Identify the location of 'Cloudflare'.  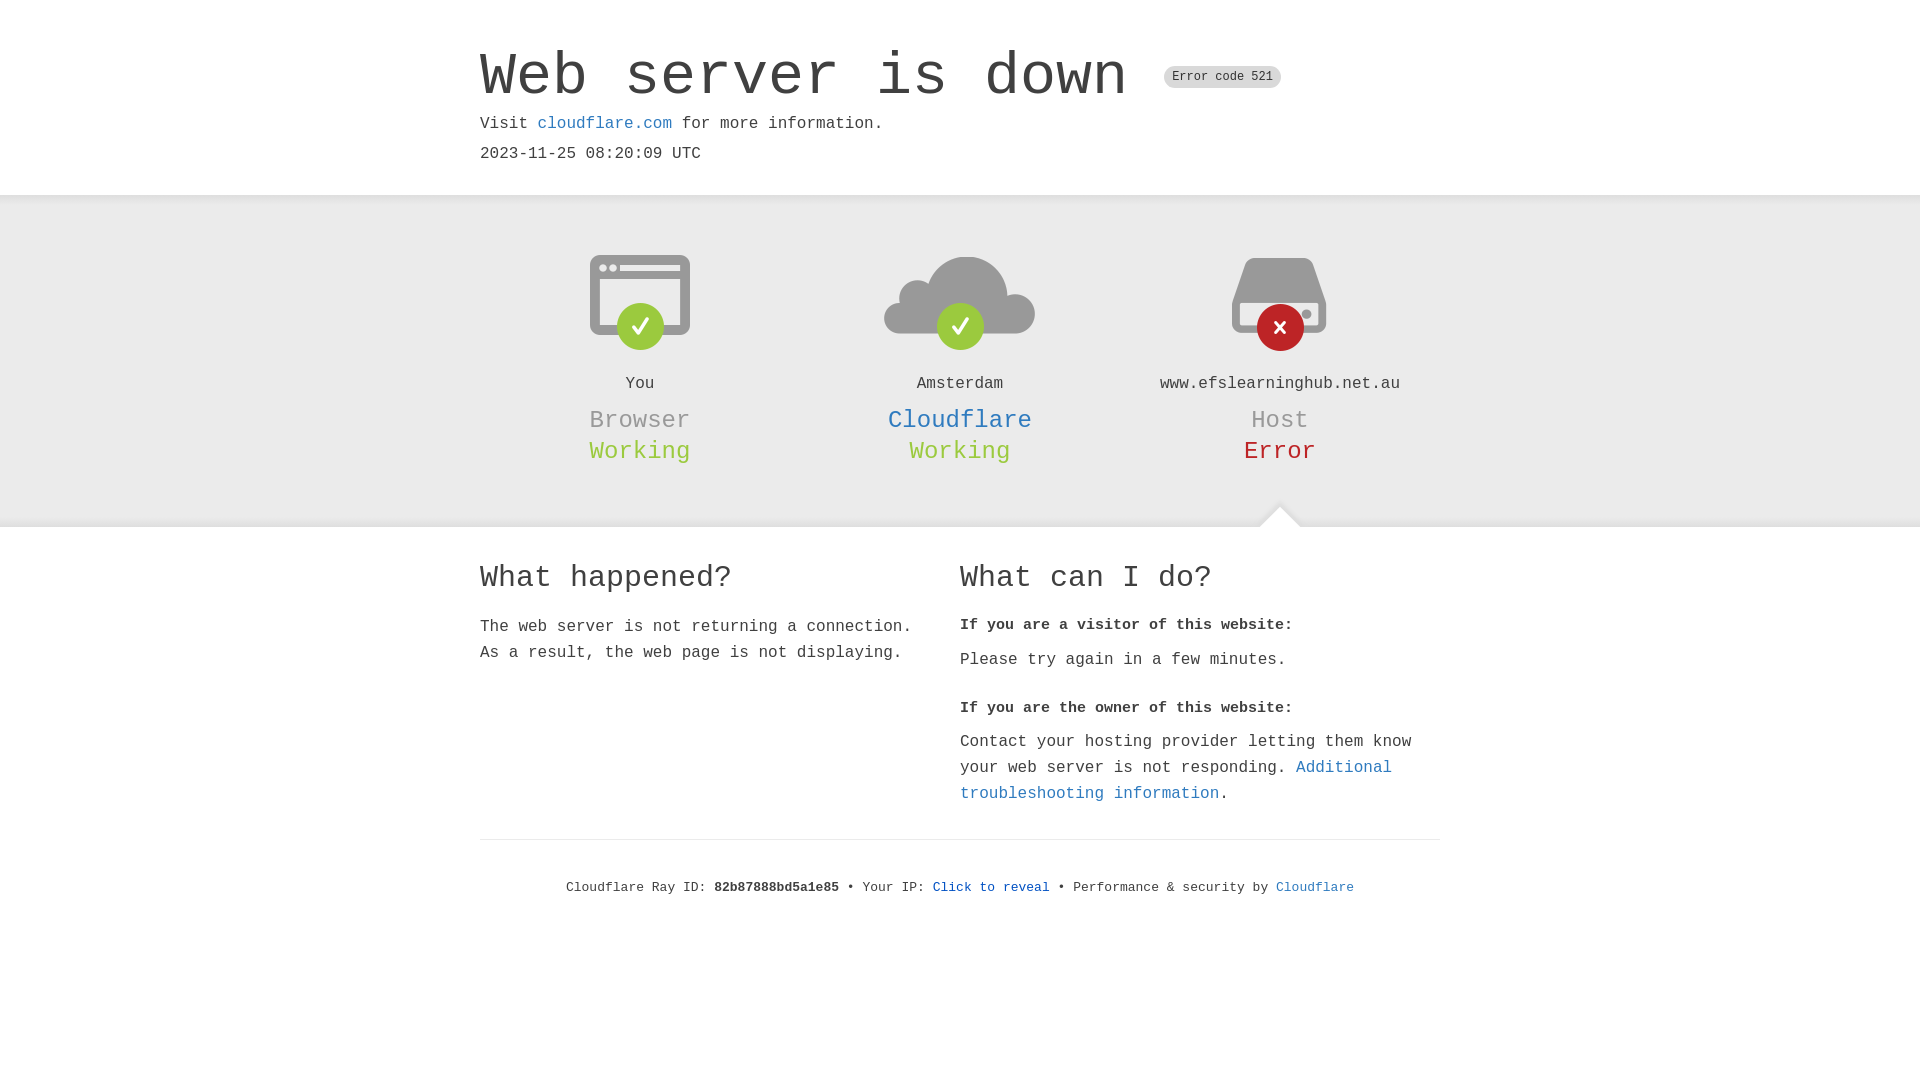
(960, 419).